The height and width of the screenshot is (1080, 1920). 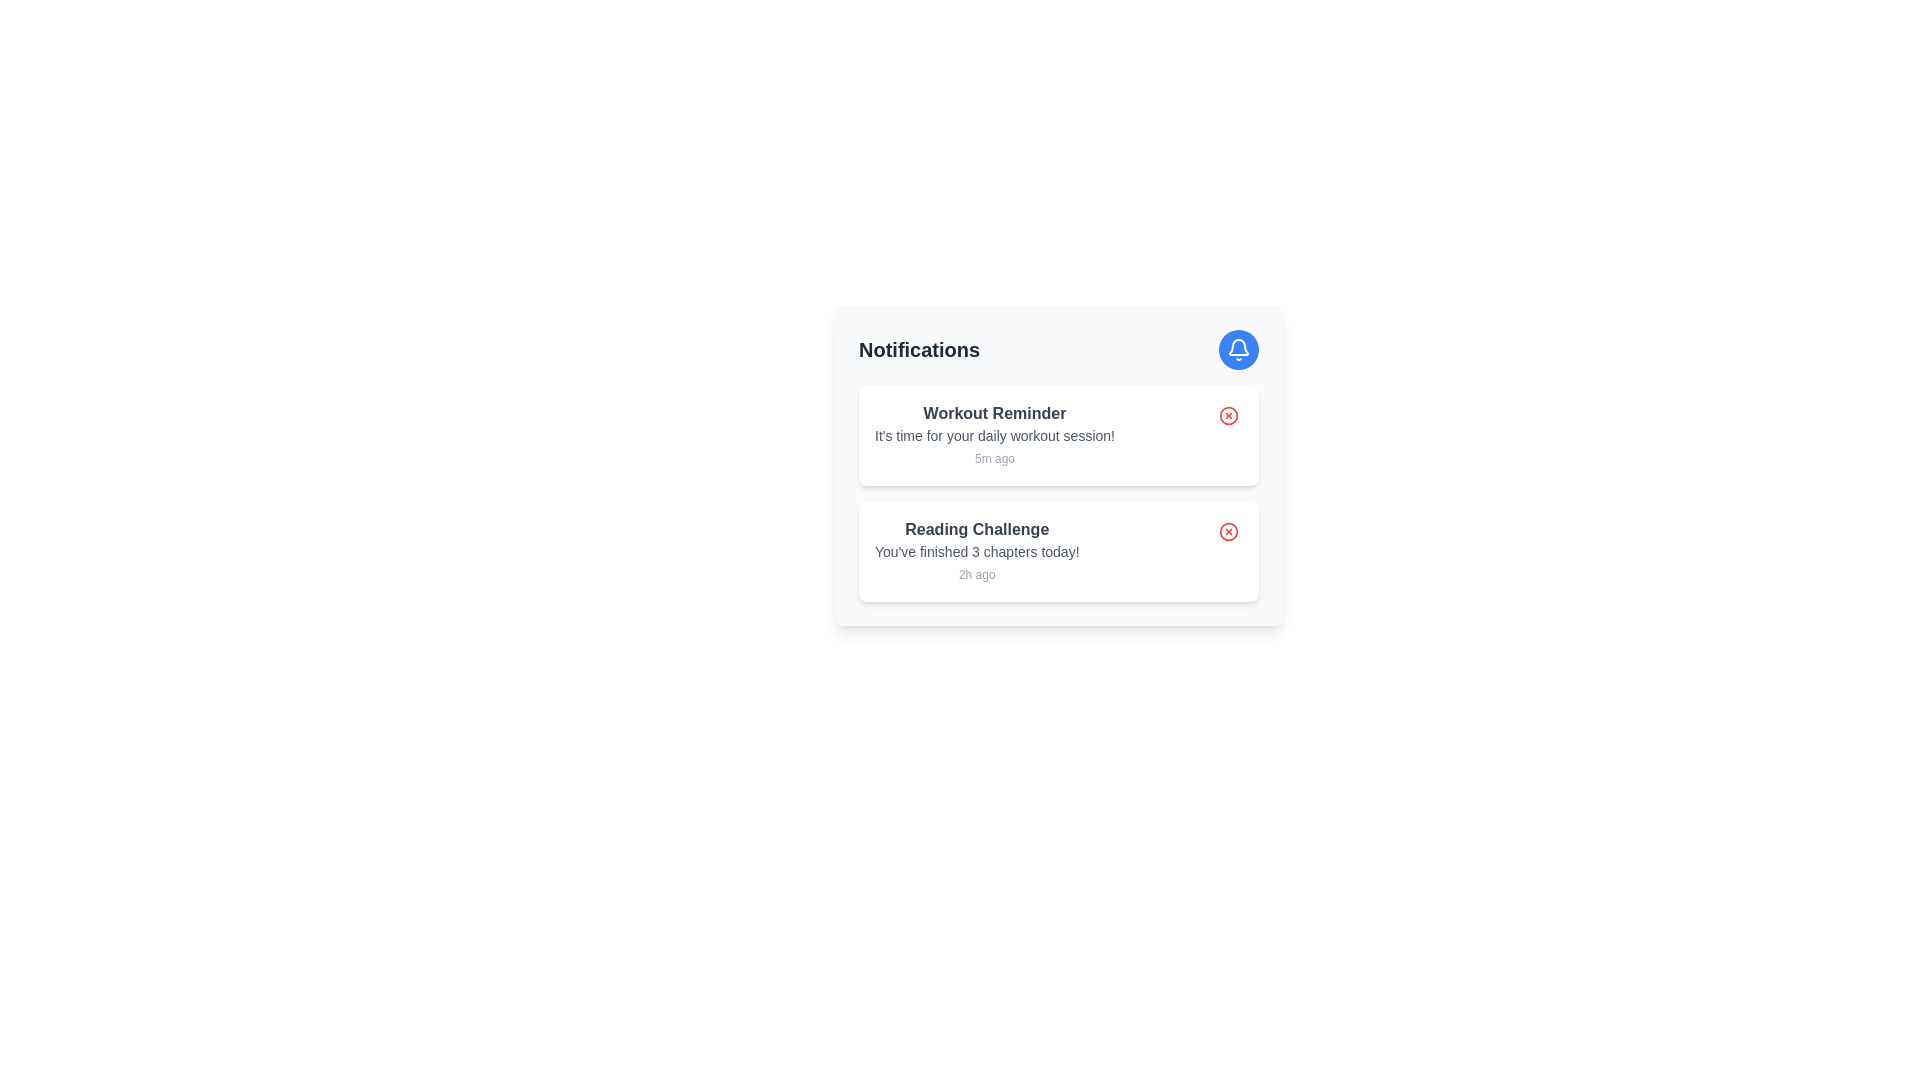 I want to click on the timestamp text label located at the bottom right corner of the 'Workout Reminder' notification card, which indicates the time elapsed since the notification was generated, so click(x=994, y=459).